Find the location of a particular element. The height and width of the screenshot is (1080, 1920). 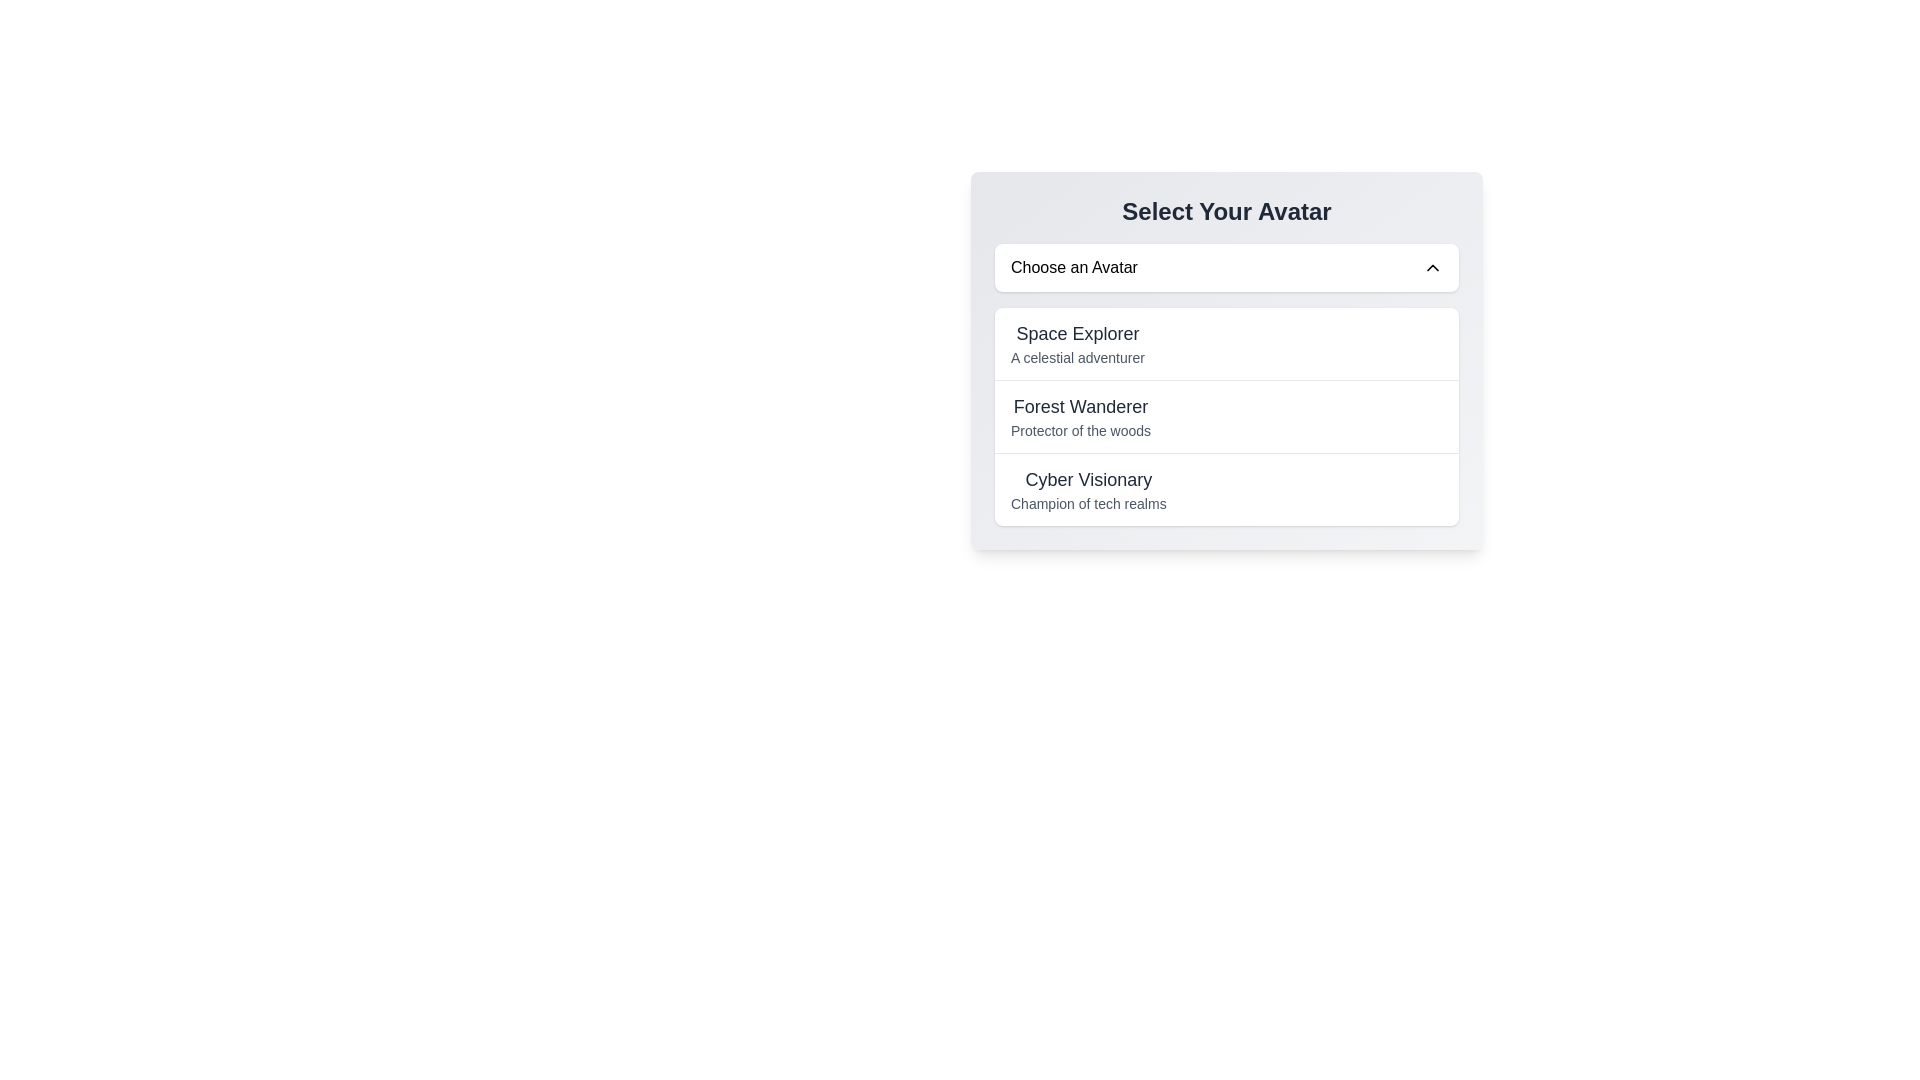

the third selectable list item titled 'Cyber Visionary' is located at coordinates (1226, 489).